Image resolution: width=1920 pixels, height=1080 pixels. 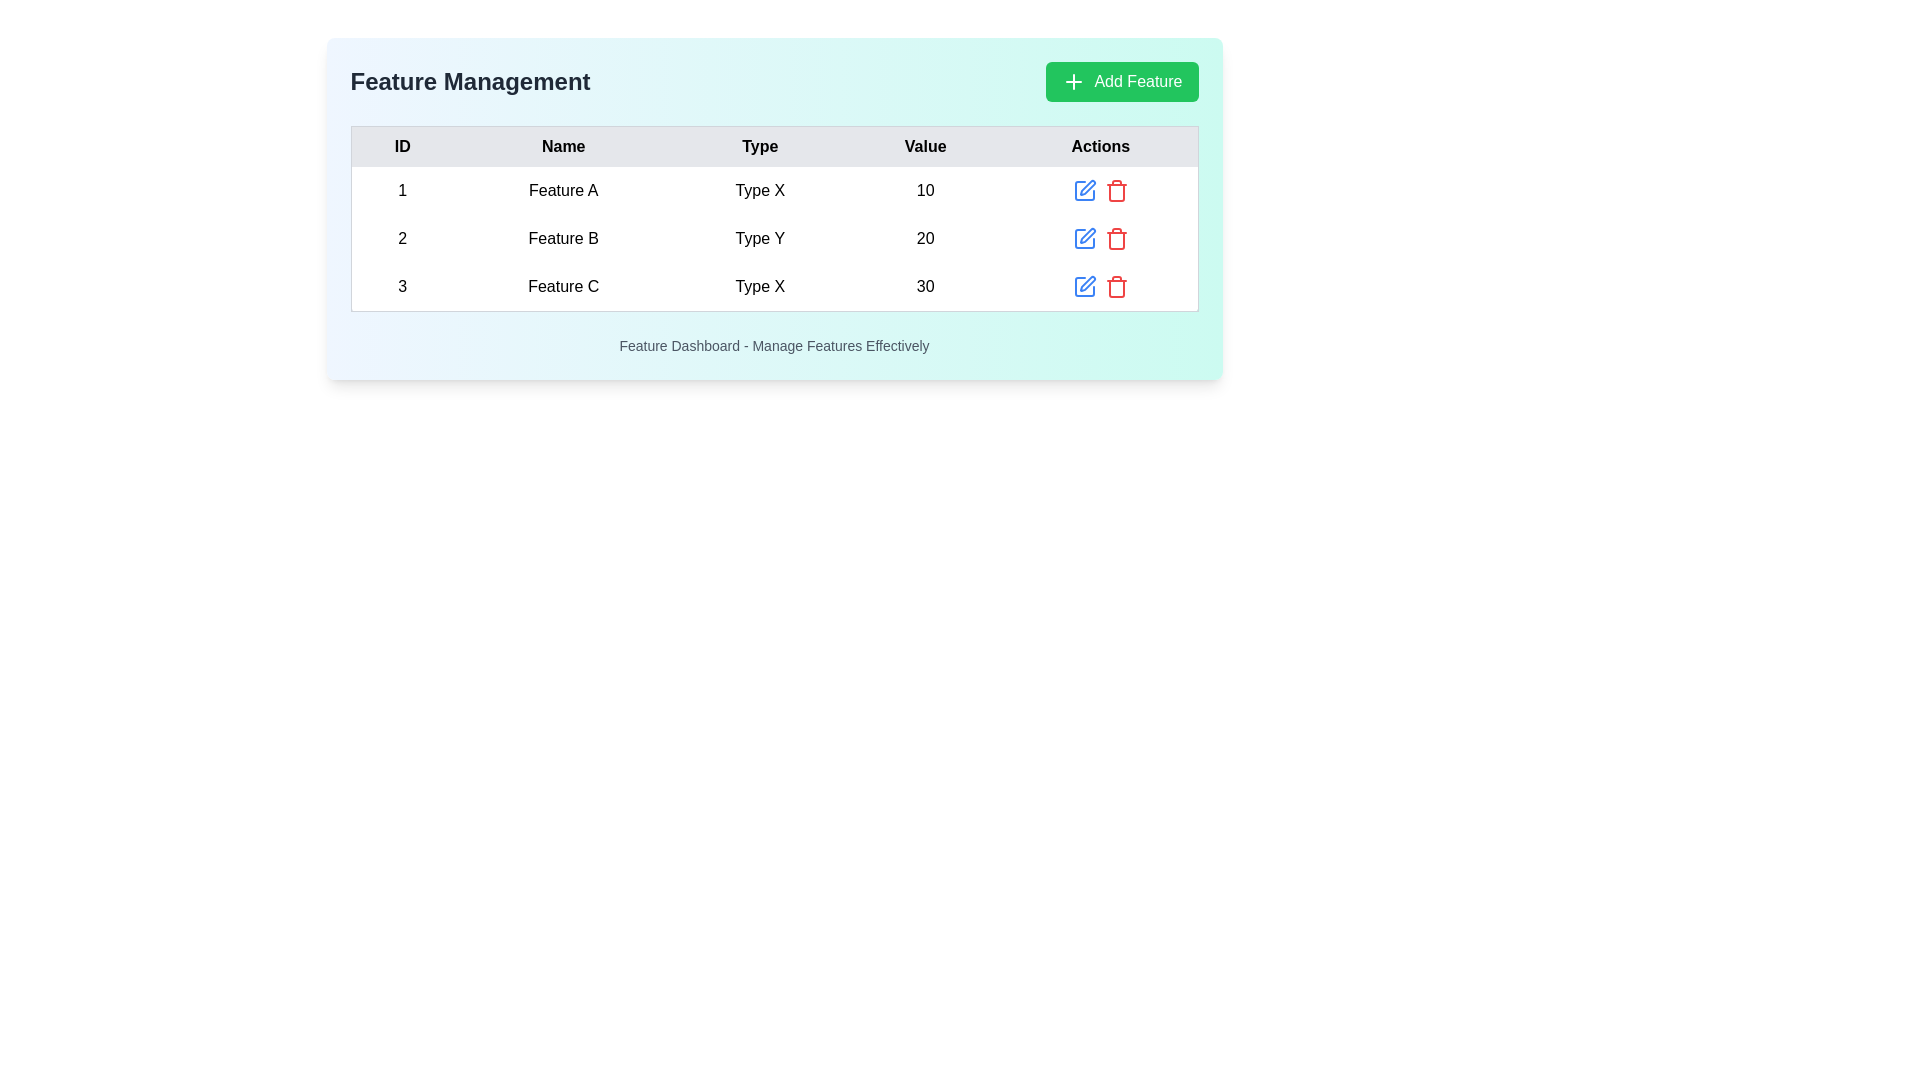 What do you see at coordinates (773, 287) in the screenshot?
I see `the third row of the table containing information about Feature C for navigation or selection` at bounding box center [773, 287].